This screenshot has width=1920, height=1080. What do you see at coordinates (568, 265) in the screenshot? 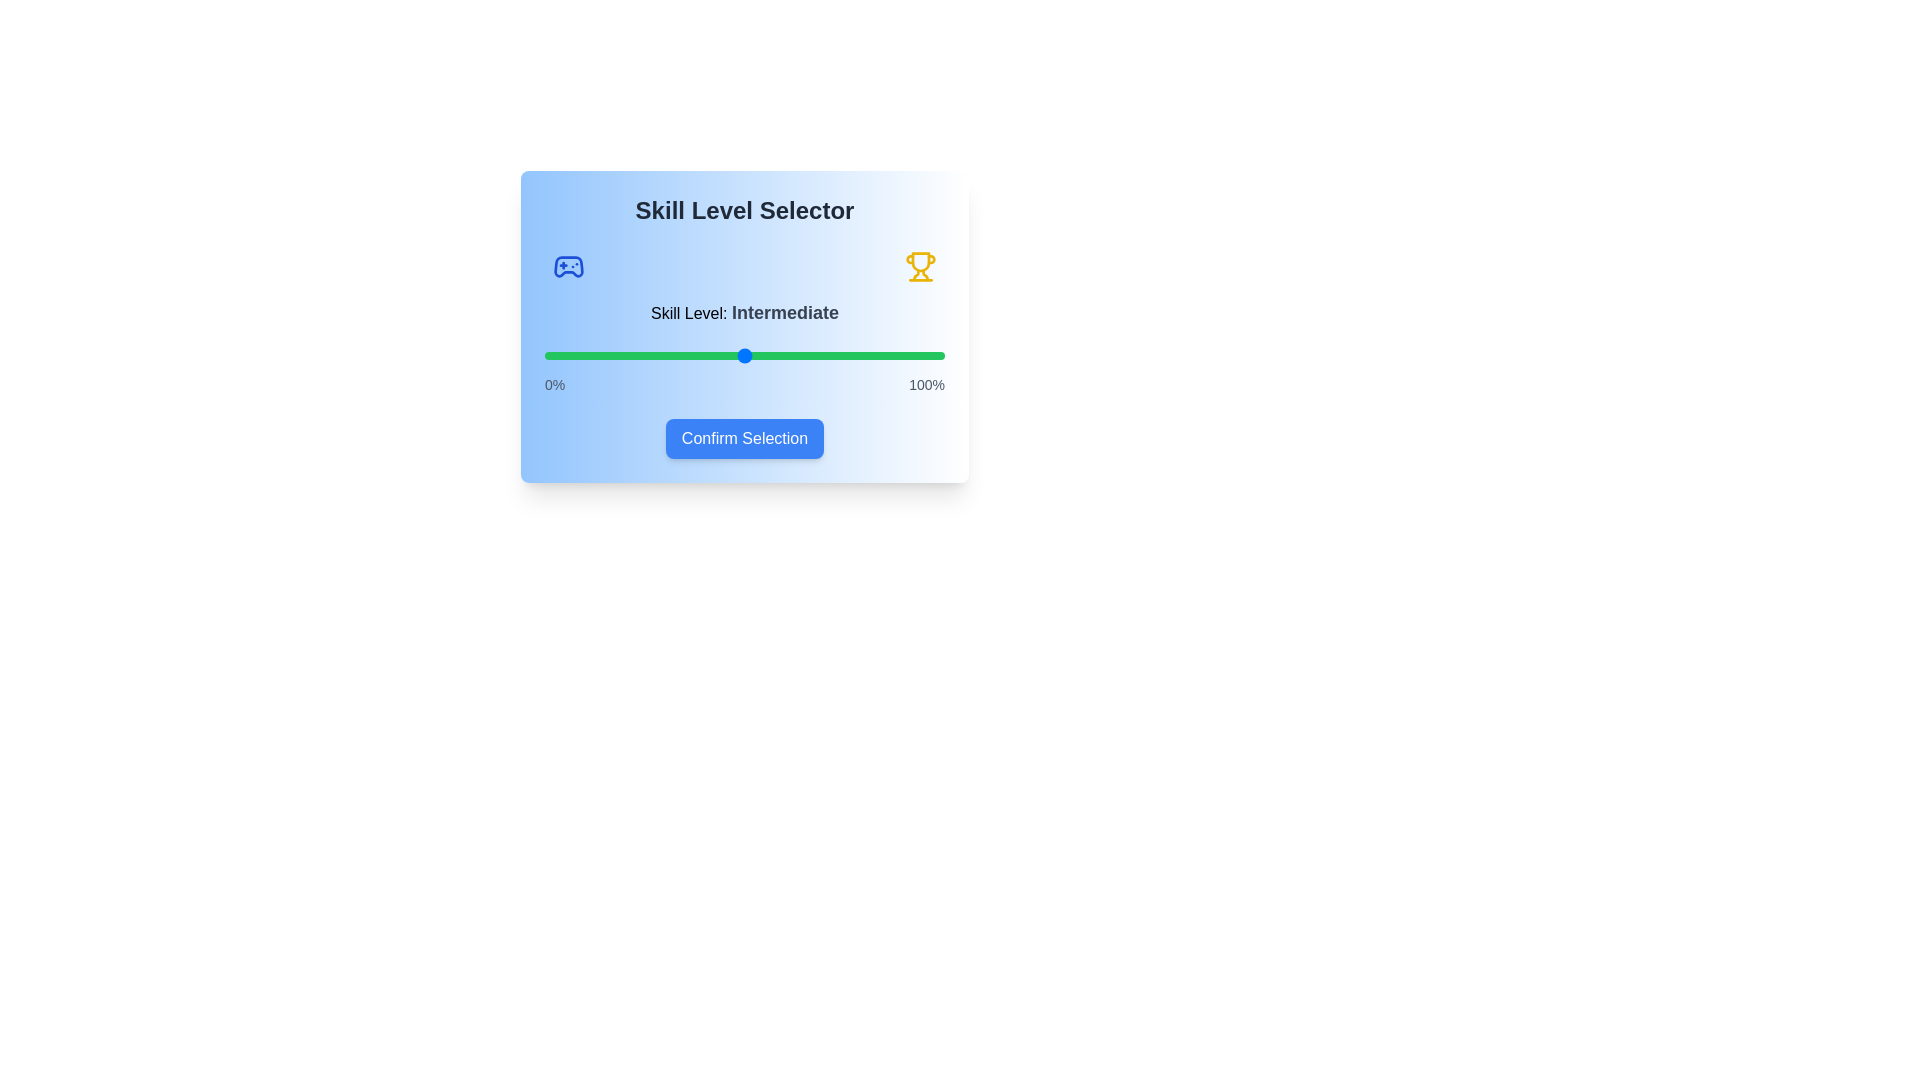
I see `the gamepad decorative icon to focus on it` at bounding box center [568, 265].